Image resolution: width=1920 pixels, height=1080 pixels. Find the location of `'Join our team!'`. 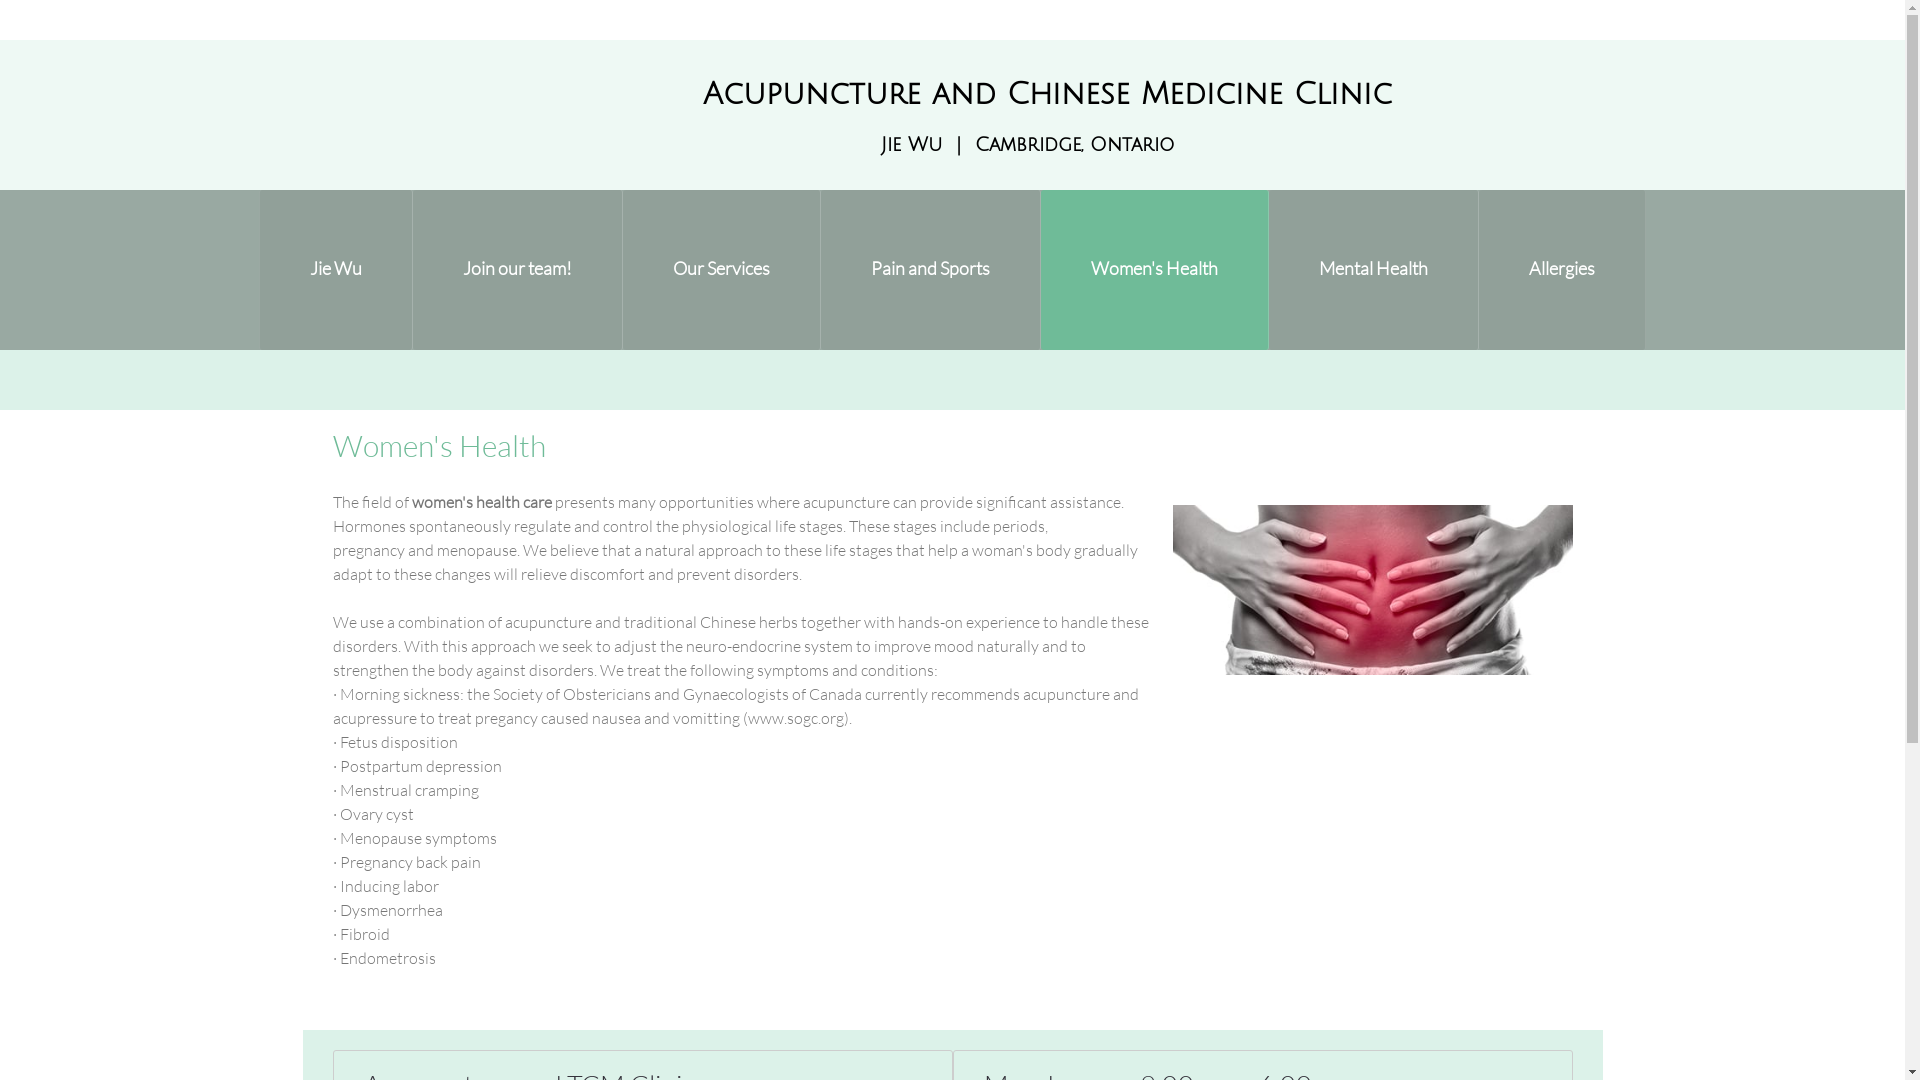

'Join our team!' is located at coordinates (518, 270).